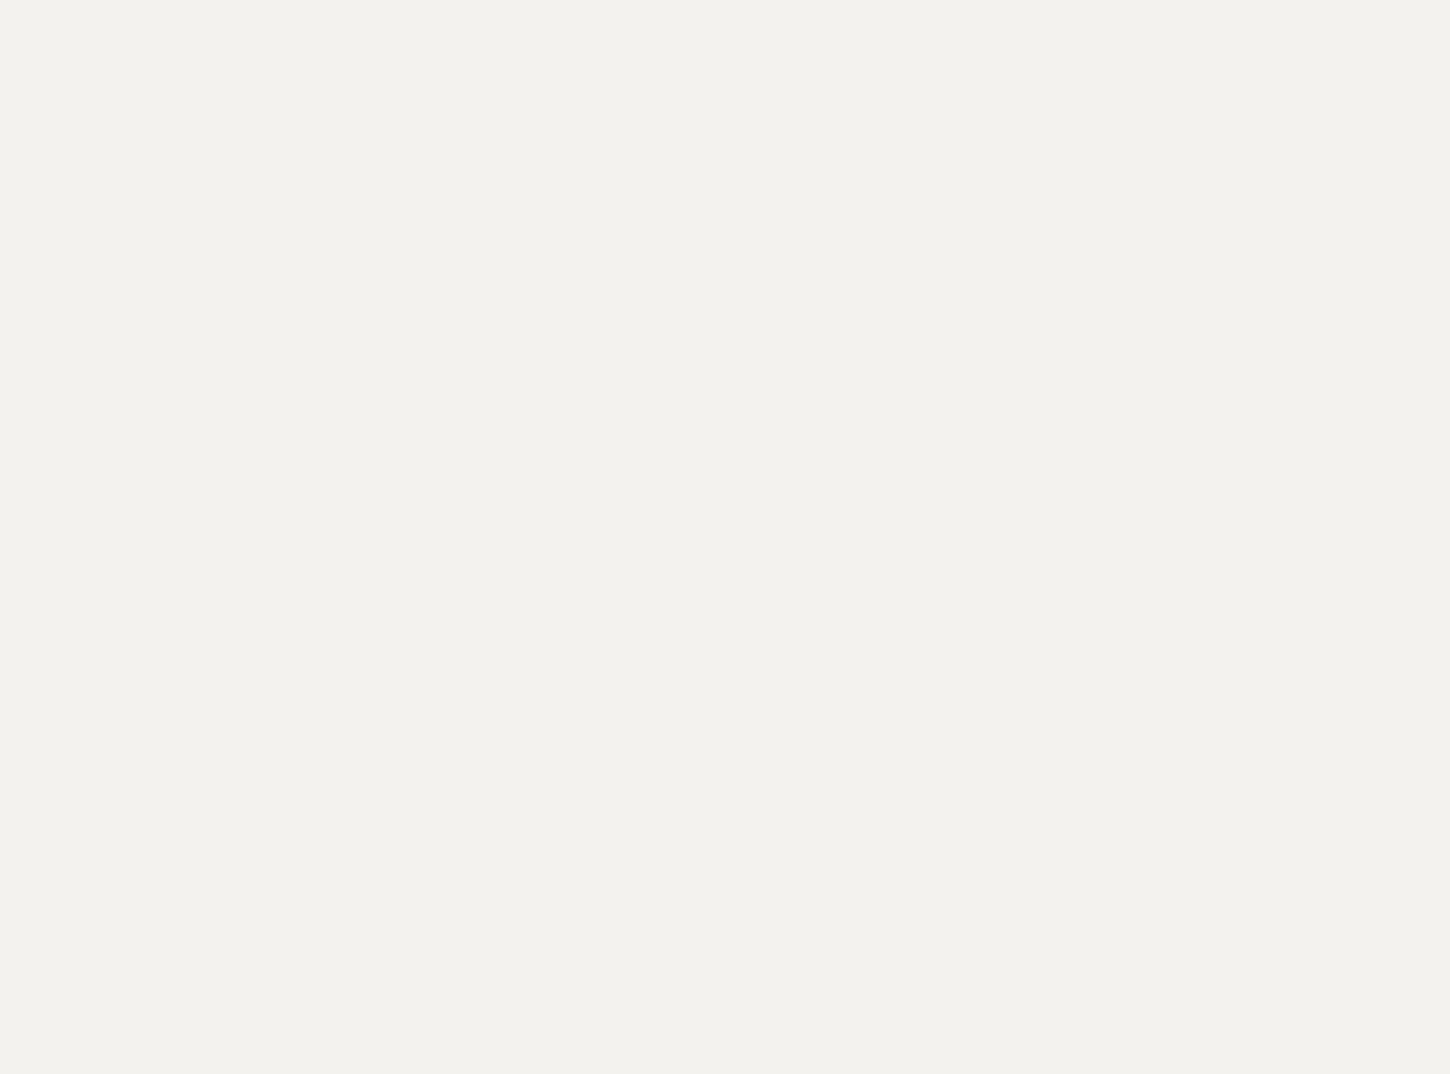 The image size is (1450, 1074). I want to click on 'shared the sweet moment she got to meet Twain at one of them.', so click(624, 825).